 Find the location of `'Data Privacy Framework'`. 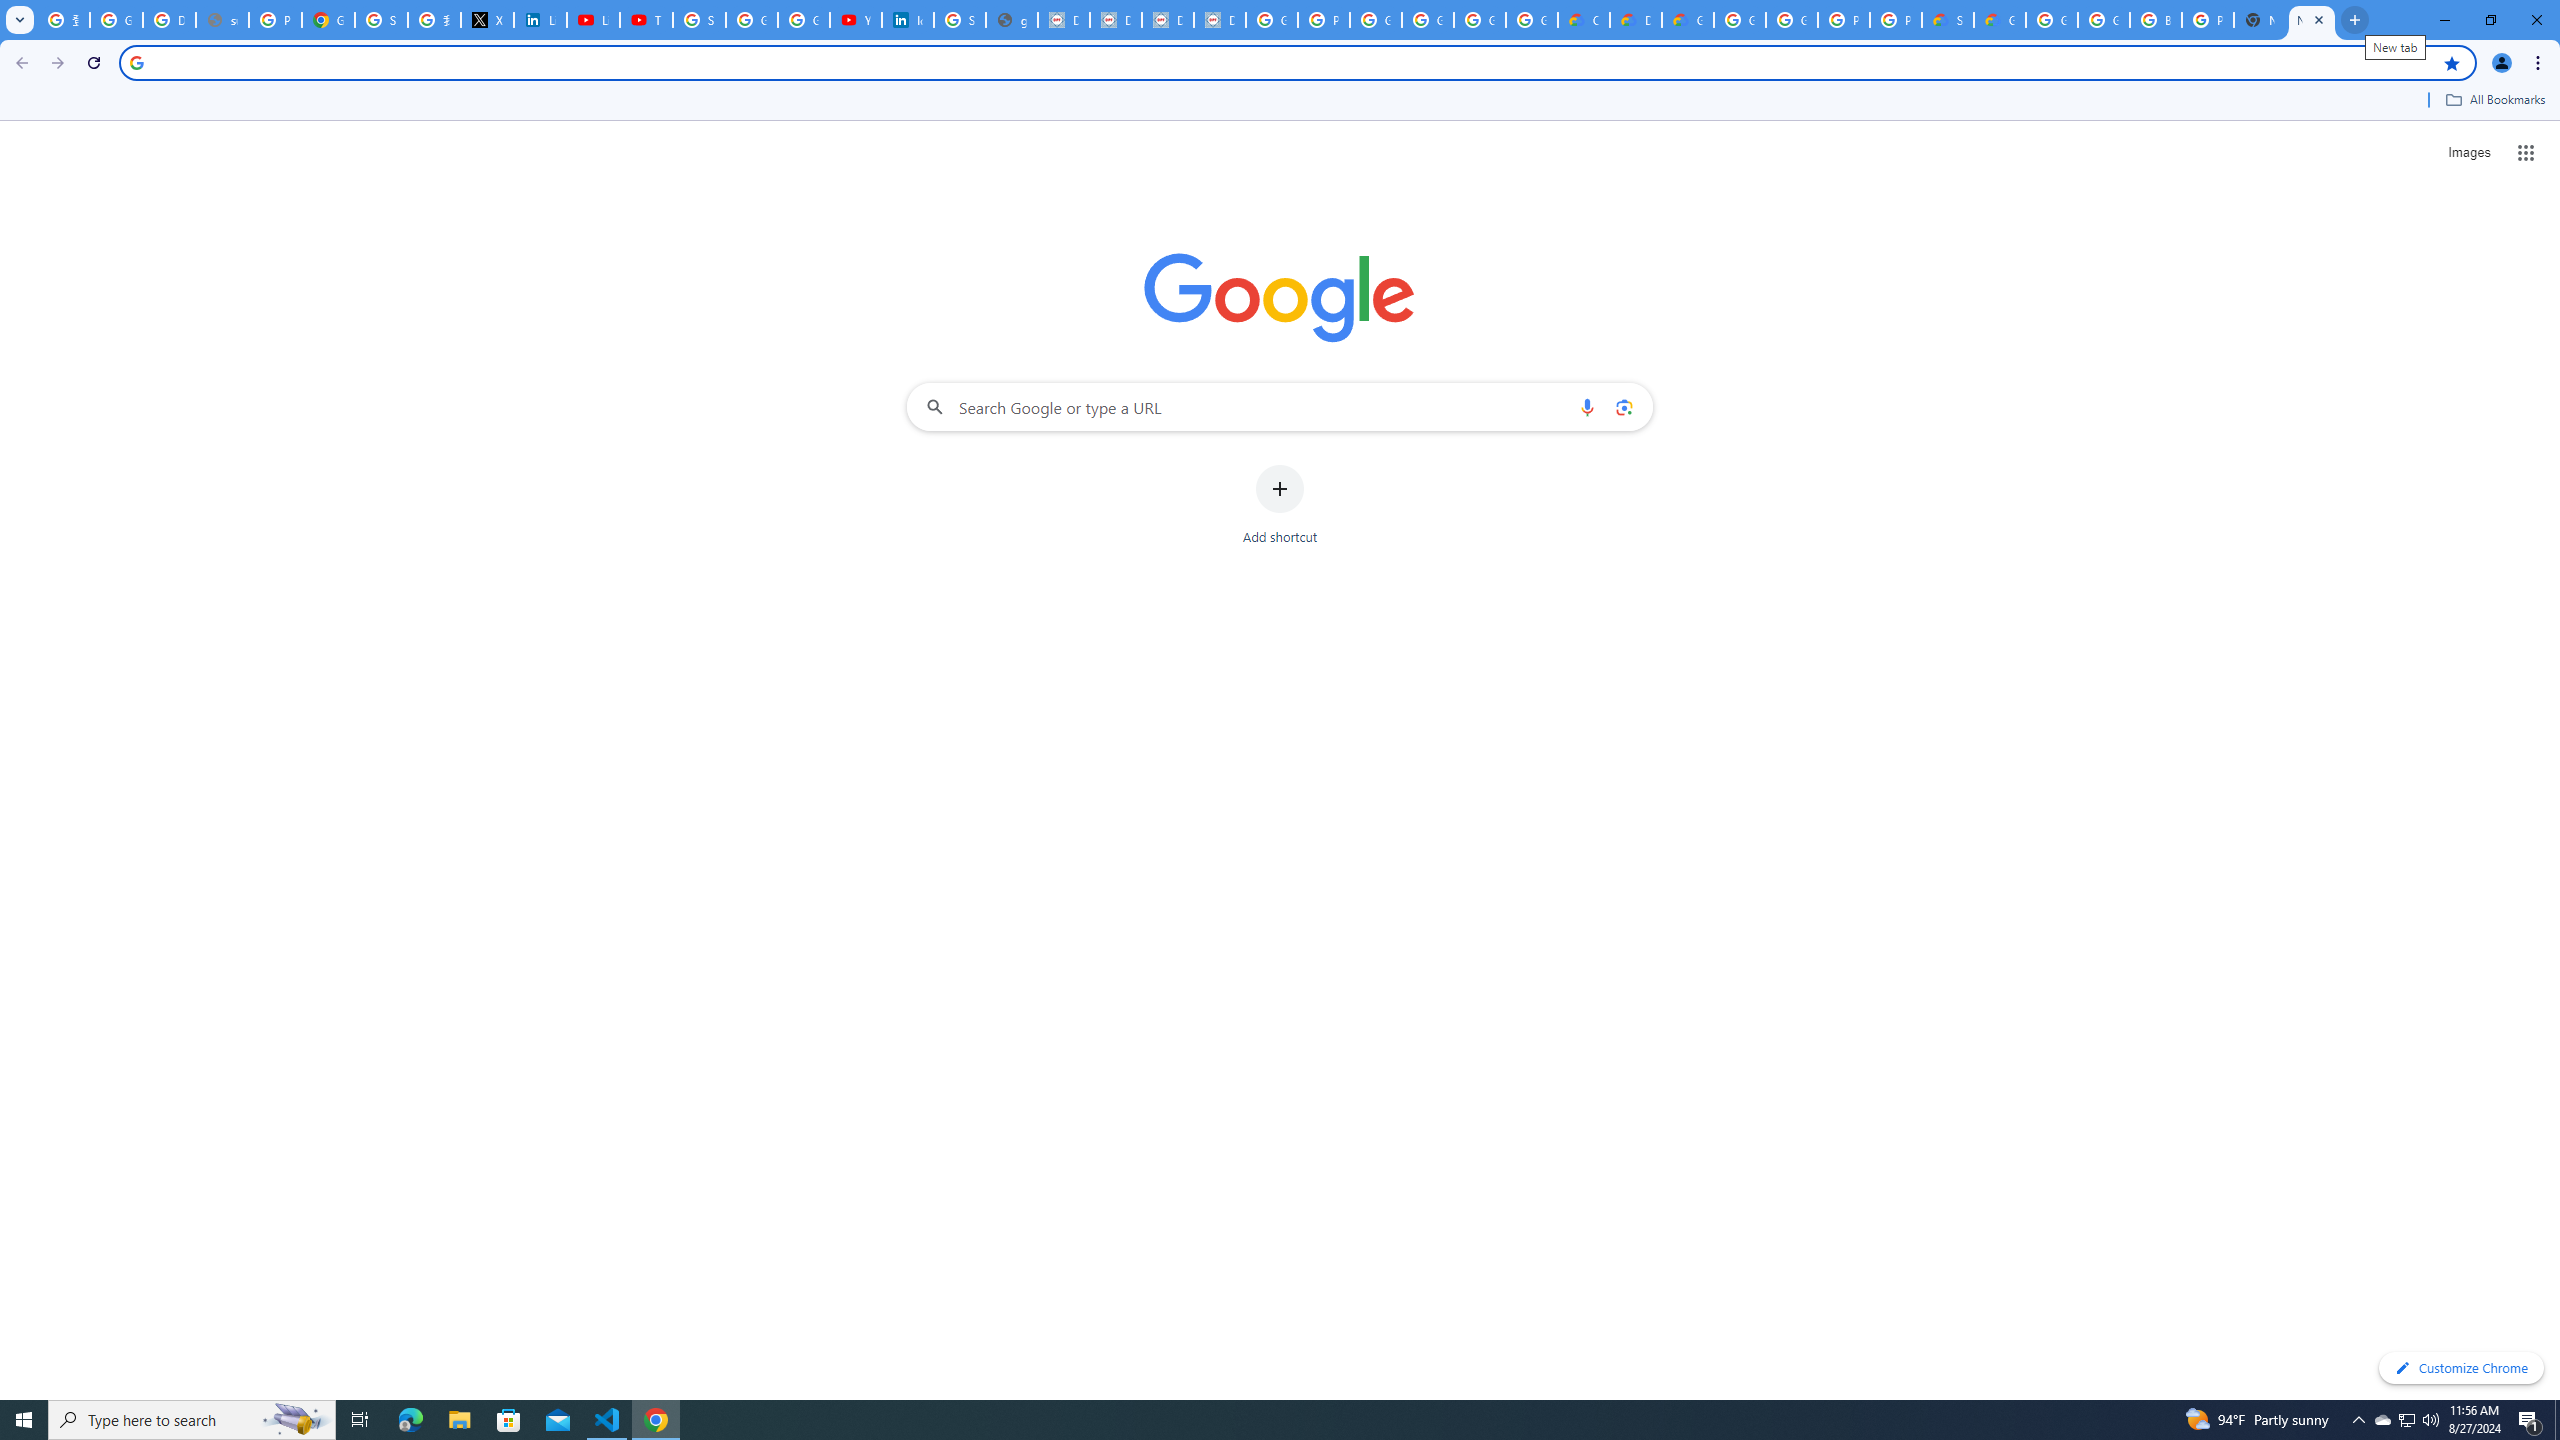

'Data Privacy Framework' is located at coordinates (1116, 19).